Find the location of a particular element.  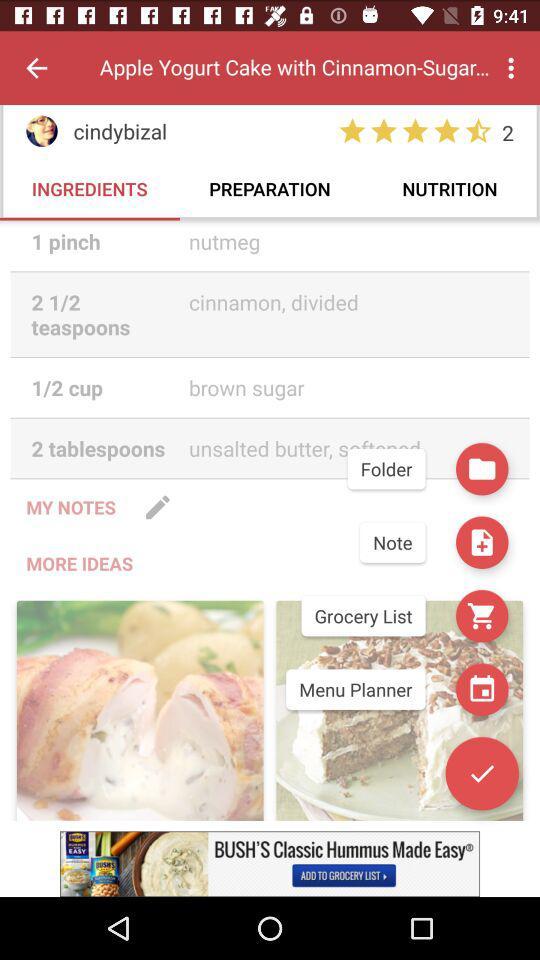

the save icon is located at coordinates (481, 542).